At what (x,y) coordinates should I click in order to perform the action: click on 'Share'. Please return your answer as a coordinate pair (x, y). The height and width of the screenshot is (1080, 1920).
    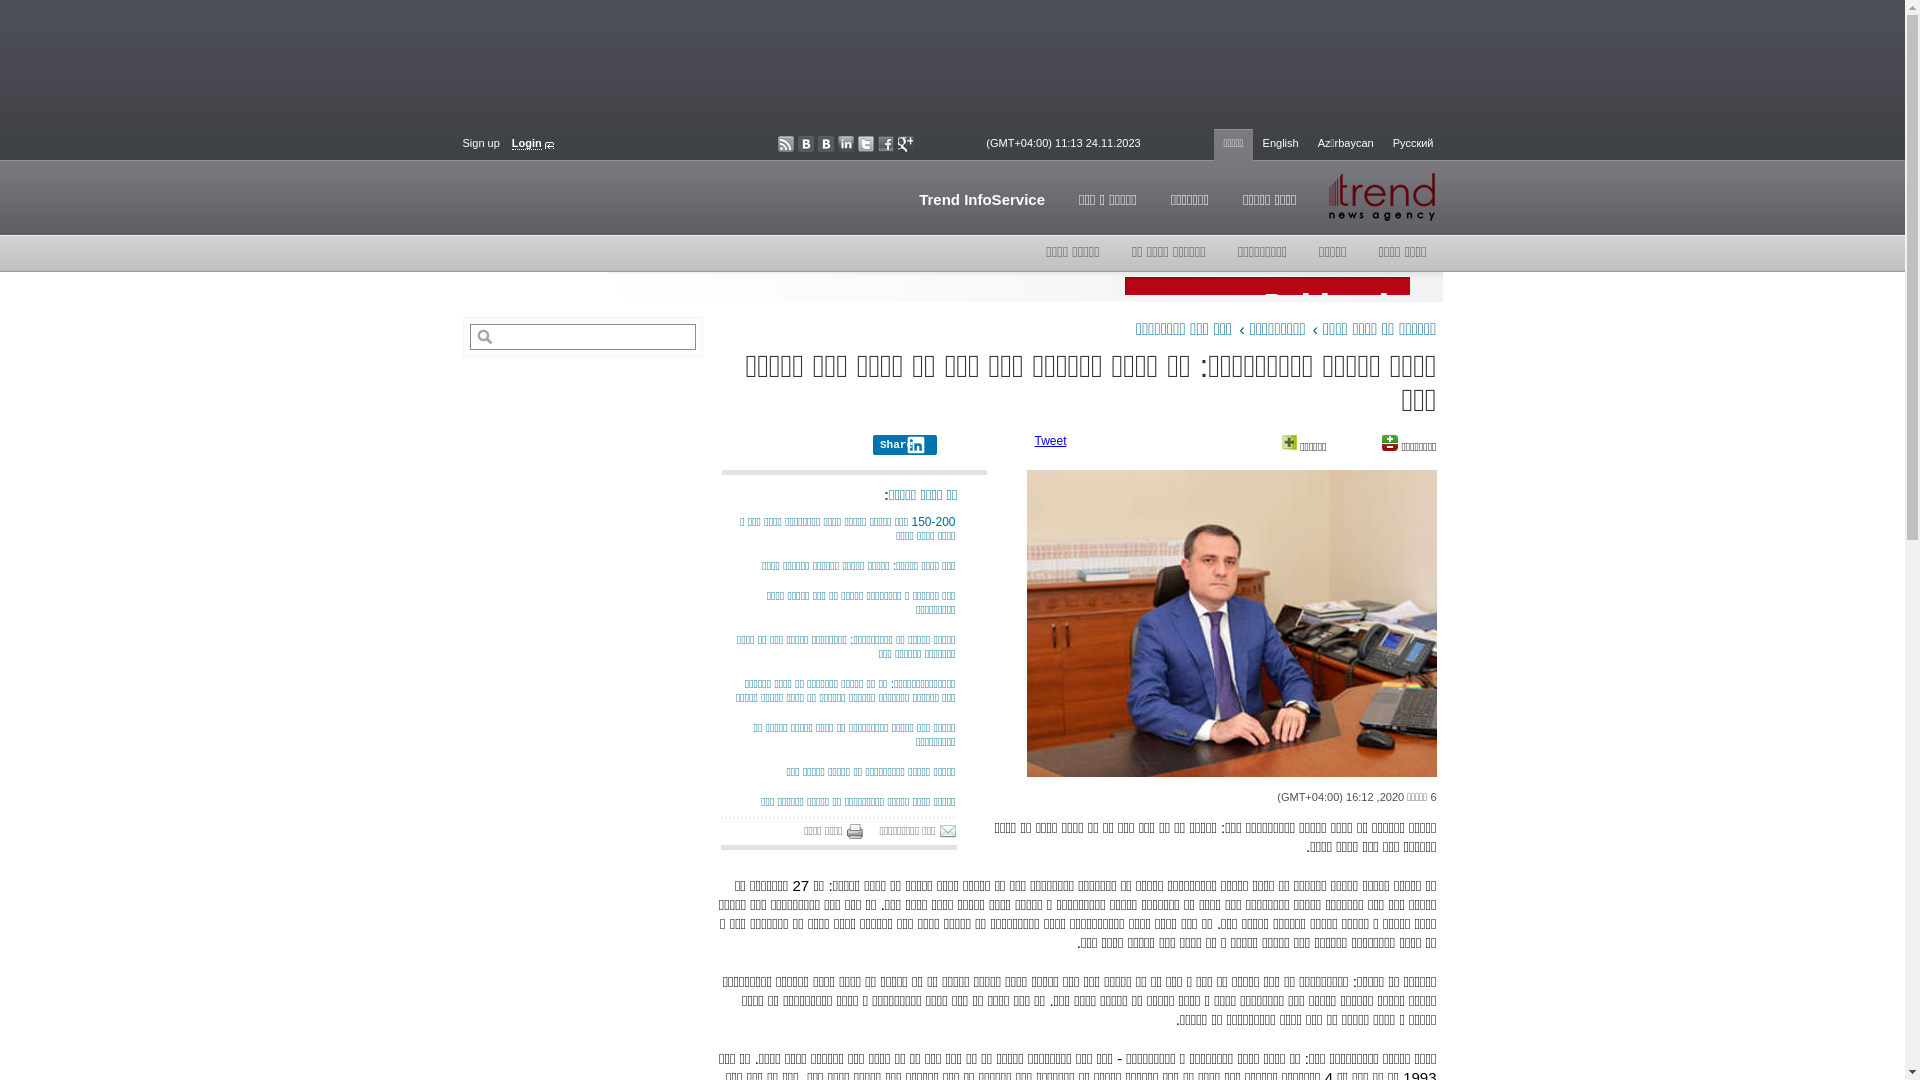
    Looking at the image, I should click on (904, 443).